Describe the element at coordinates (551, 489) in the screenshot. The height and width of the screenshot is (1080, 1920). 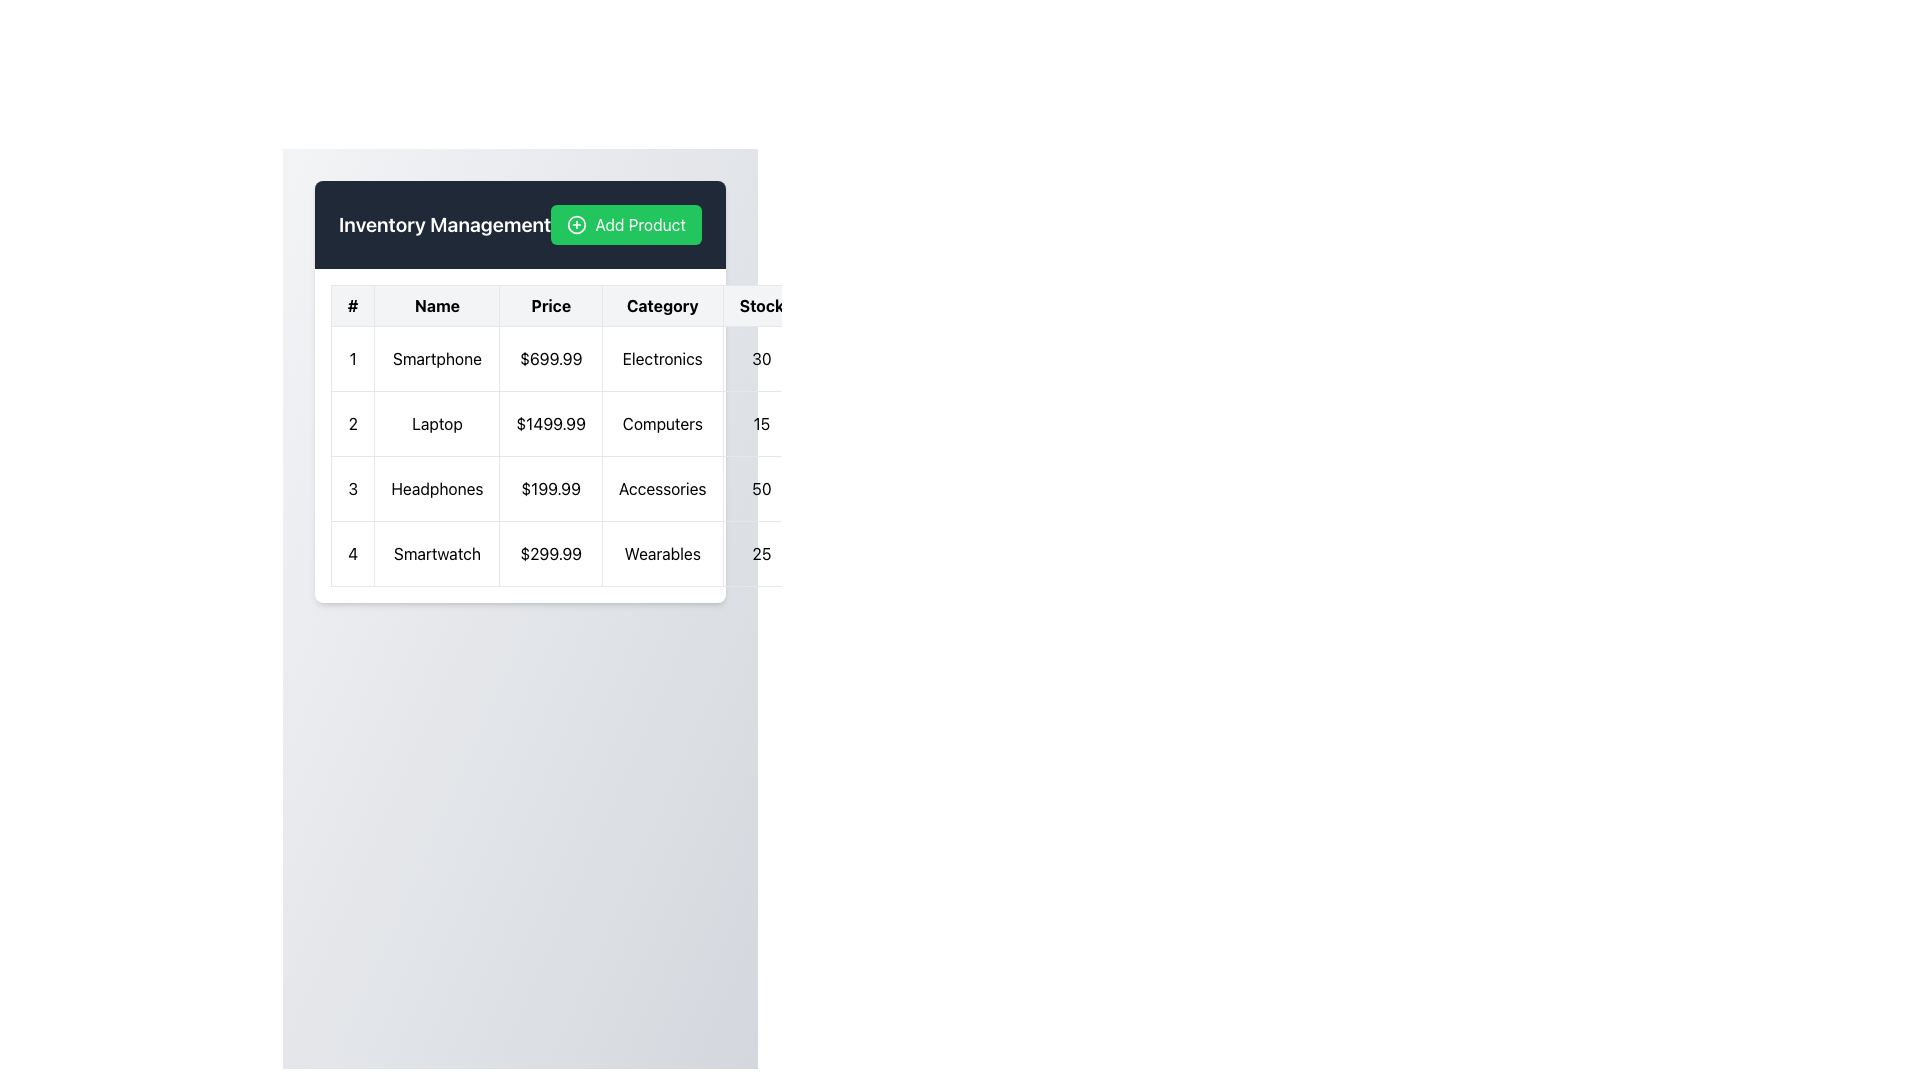
I see `the price display label for the 'Headphones' item located in the third row and third column of the product inventory table` at that location.